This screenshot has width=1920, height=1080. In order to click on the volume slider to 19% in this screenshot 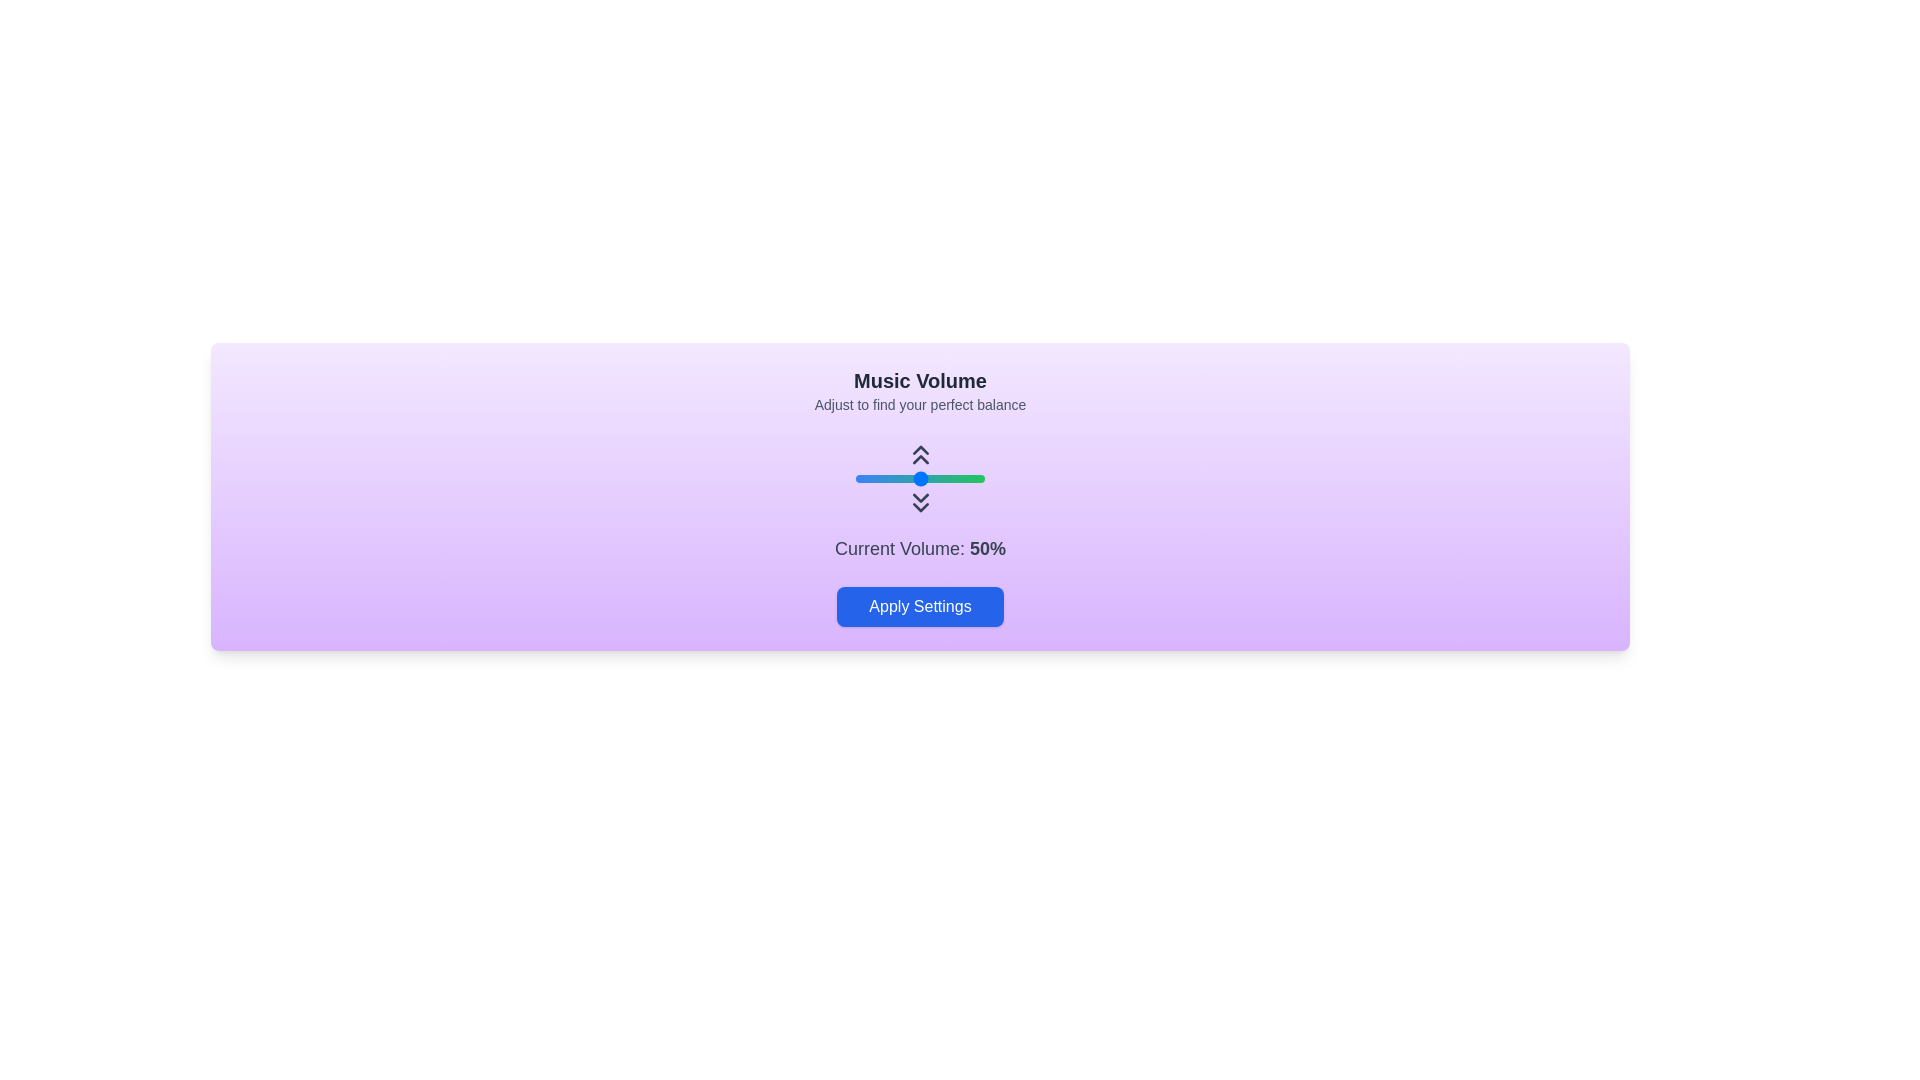, I will do `click(880, 478)`.